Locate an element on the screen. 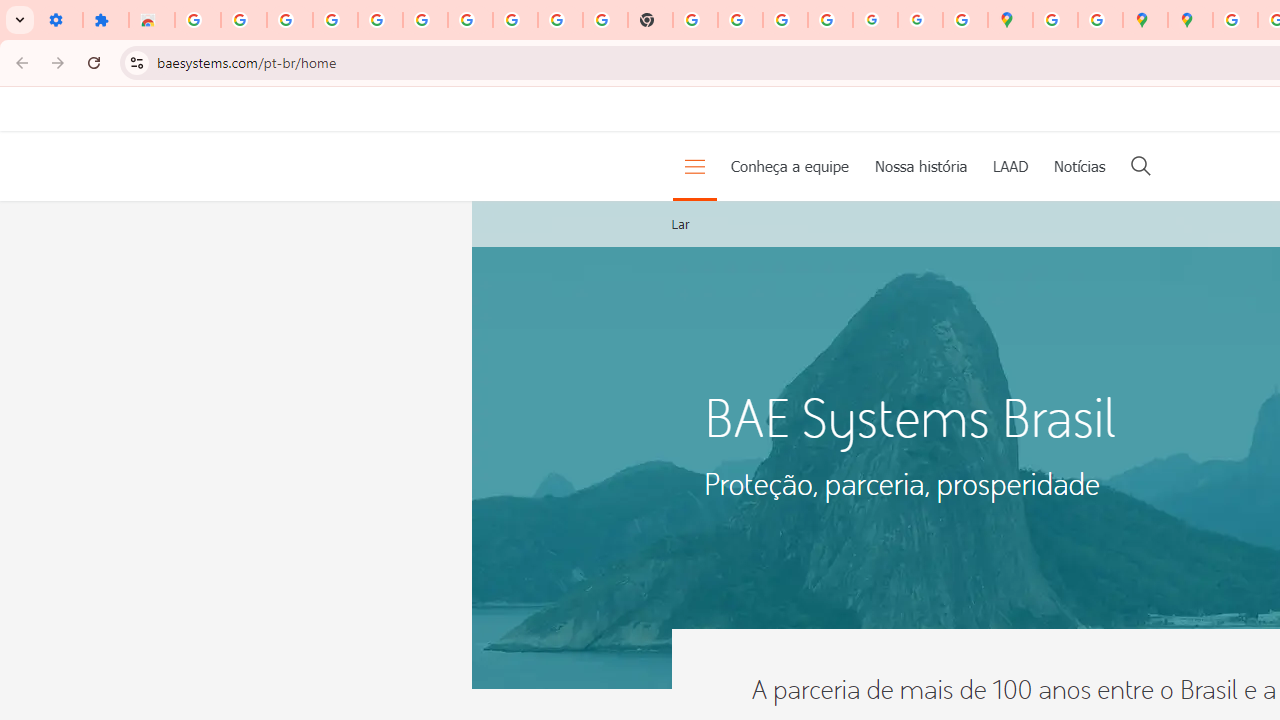 The image size is (1280, 720). 'Safety in Our Products - Google Safety Center' is located at coordinates (1099, 20).